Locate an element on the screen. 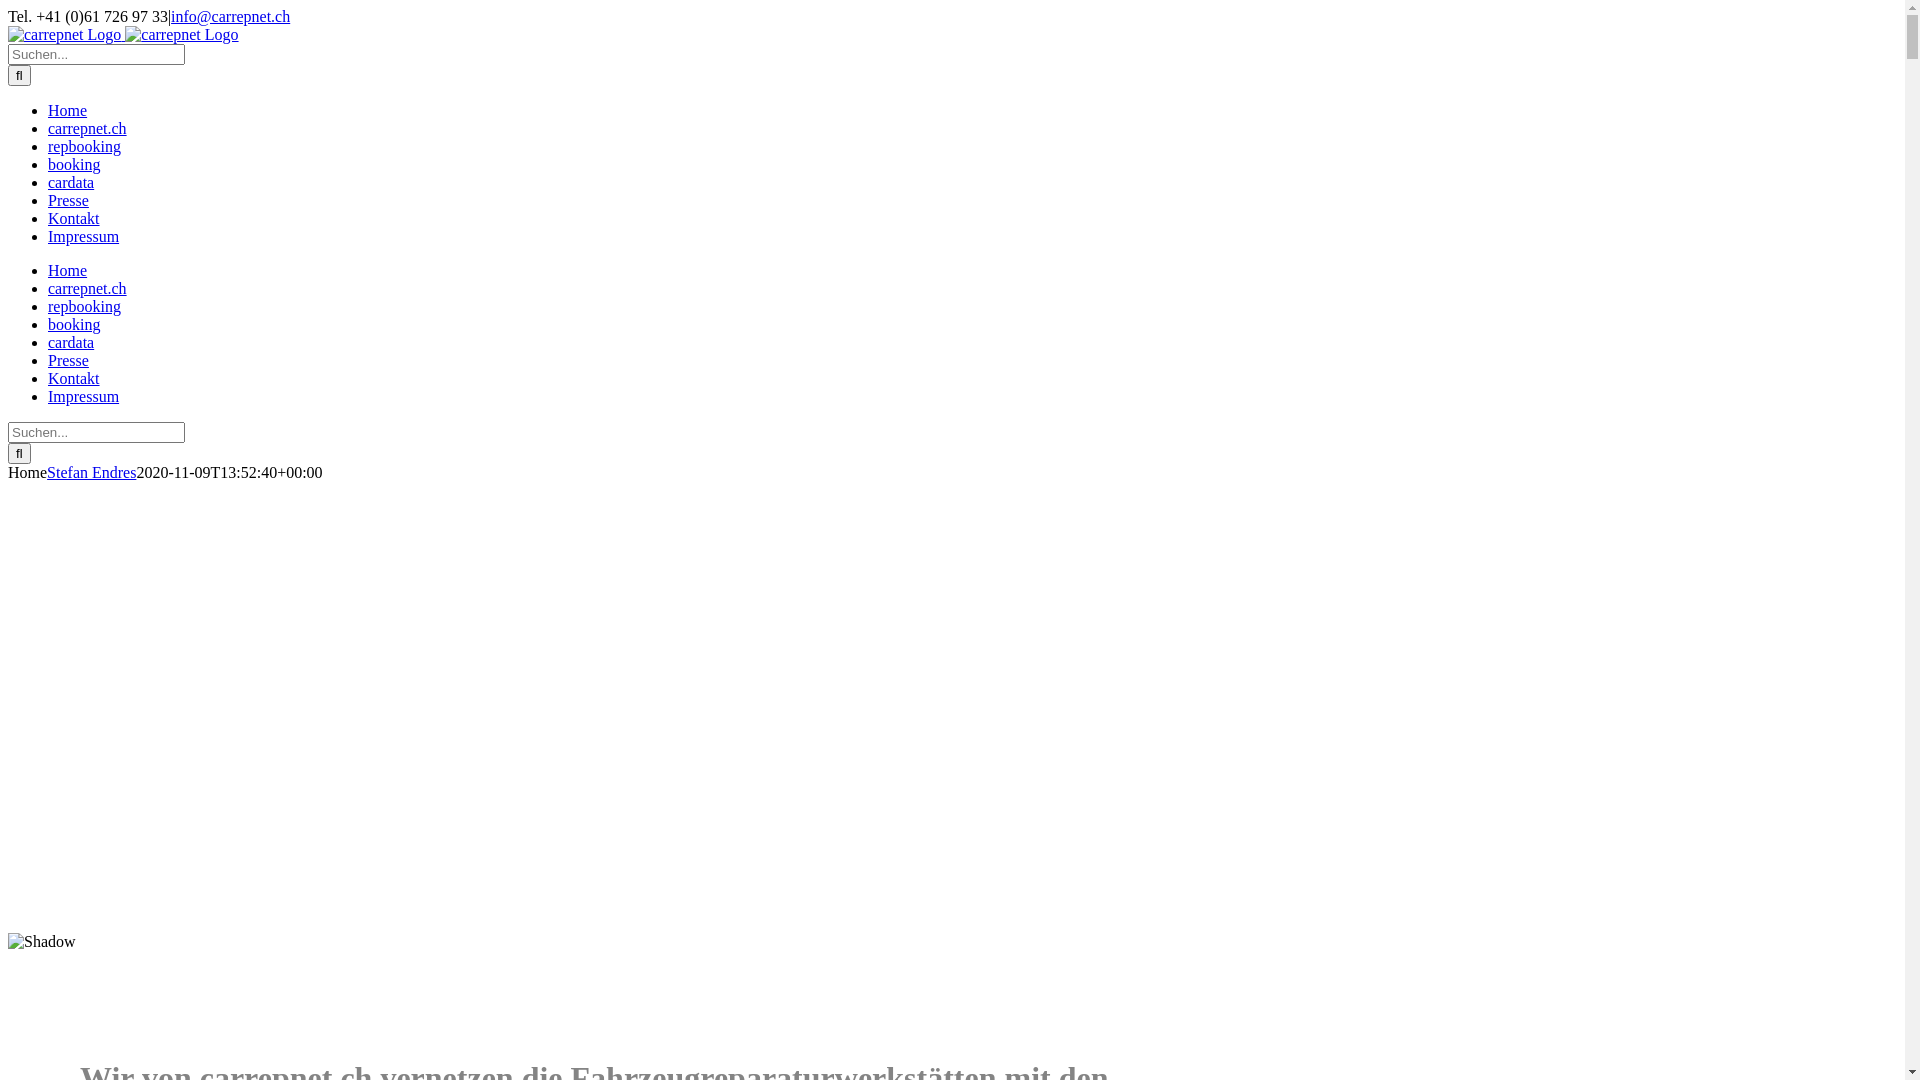 The width and height of the screenshot is (1920, 1080). 'info@carrepnet.ch' is located at coordinates (230, 16).